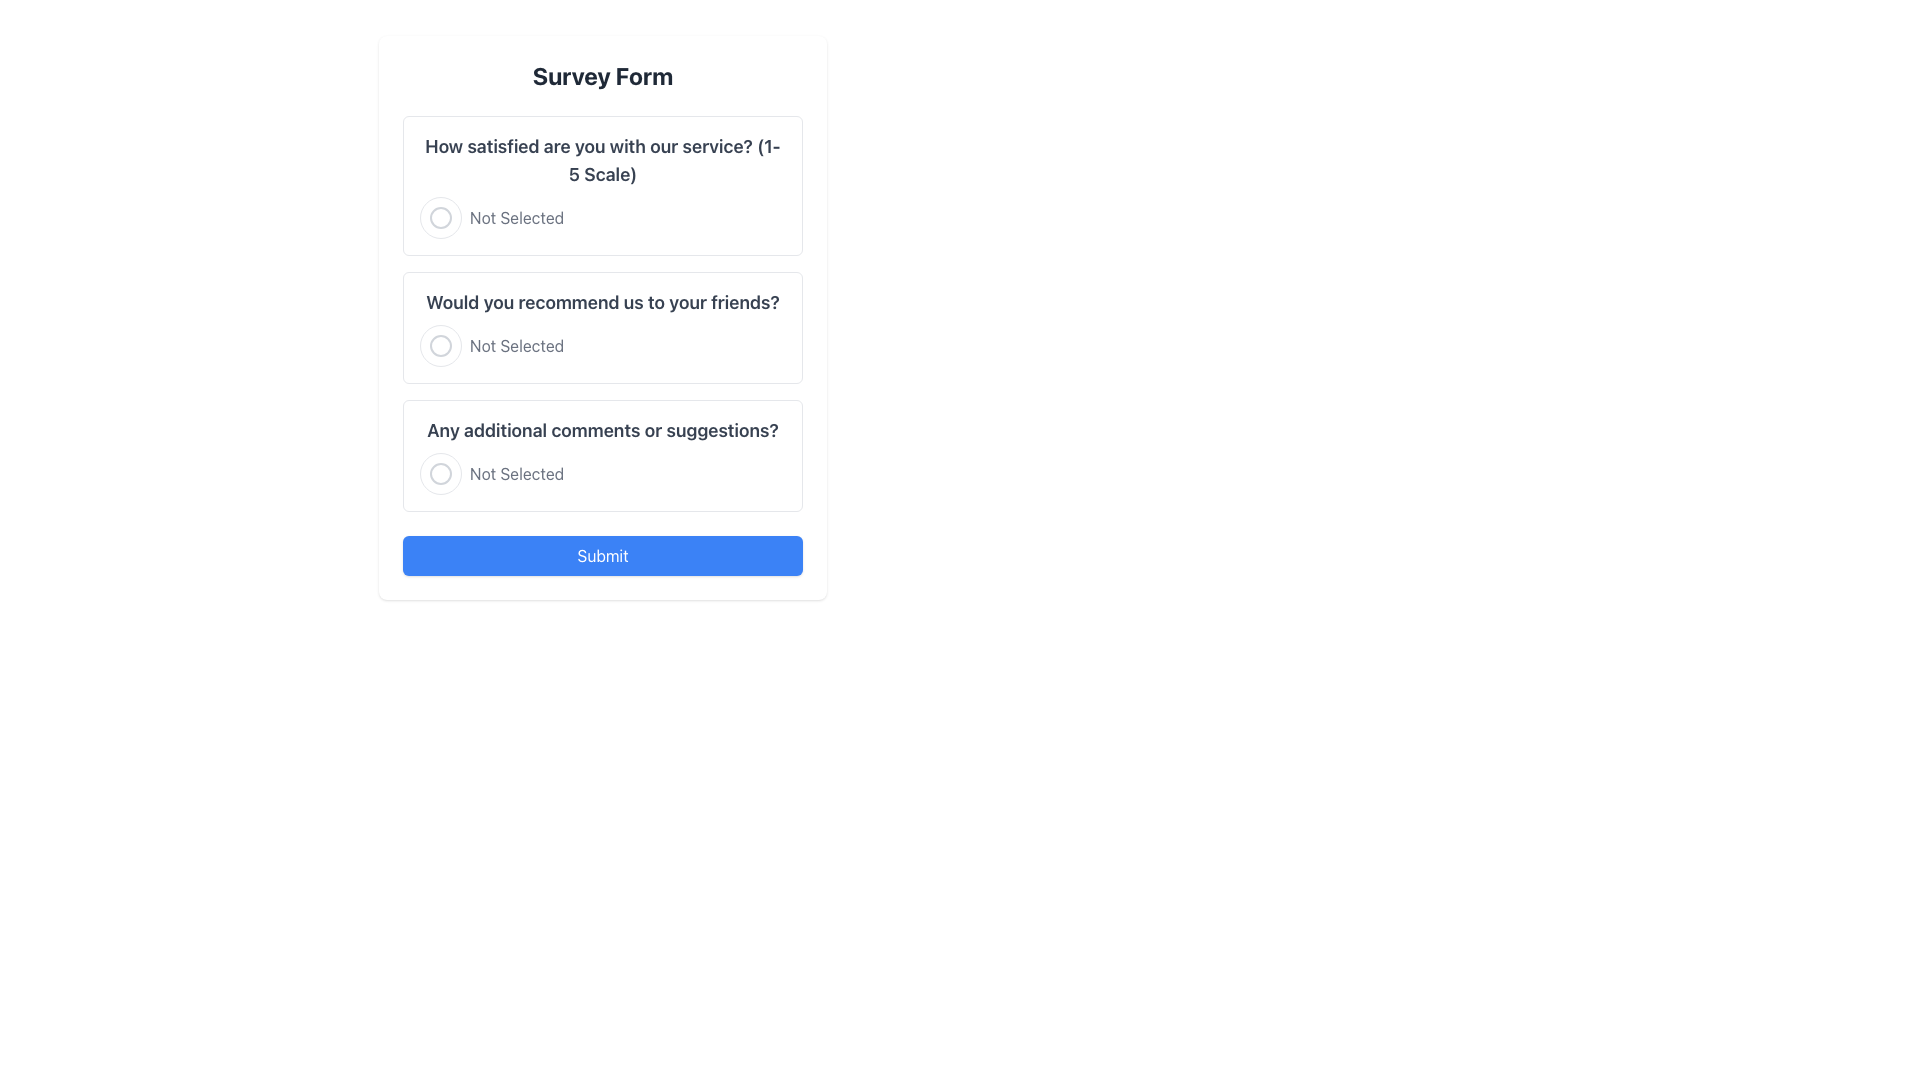  What do you see at coordinates (517, 218) in the screenshot?
I see `the text label indicating the current state of the option for the question 'How satisfied are you with our service? (1-5 Scale)', located on the right-hand side of the selection circle` at bounding box center [517, 218].